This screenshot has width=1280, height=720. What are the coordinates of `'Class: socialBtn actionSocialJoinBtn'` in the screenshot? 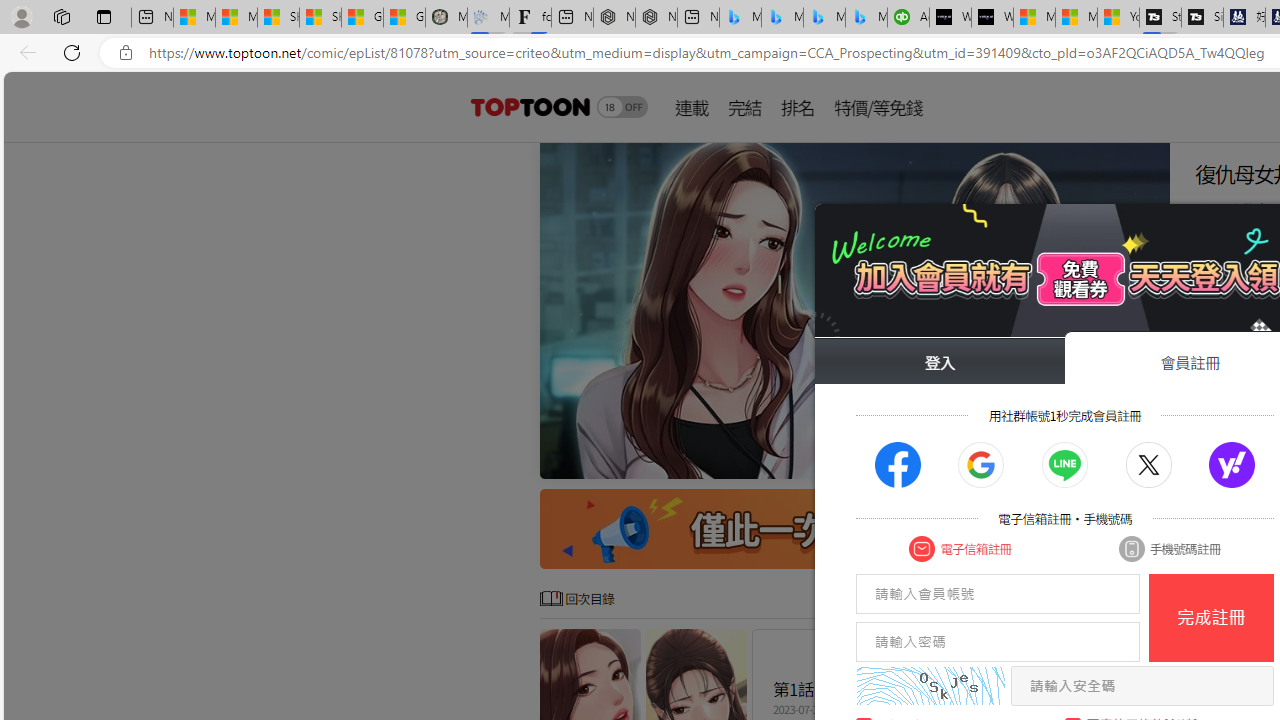 It's located at (1231, 465).